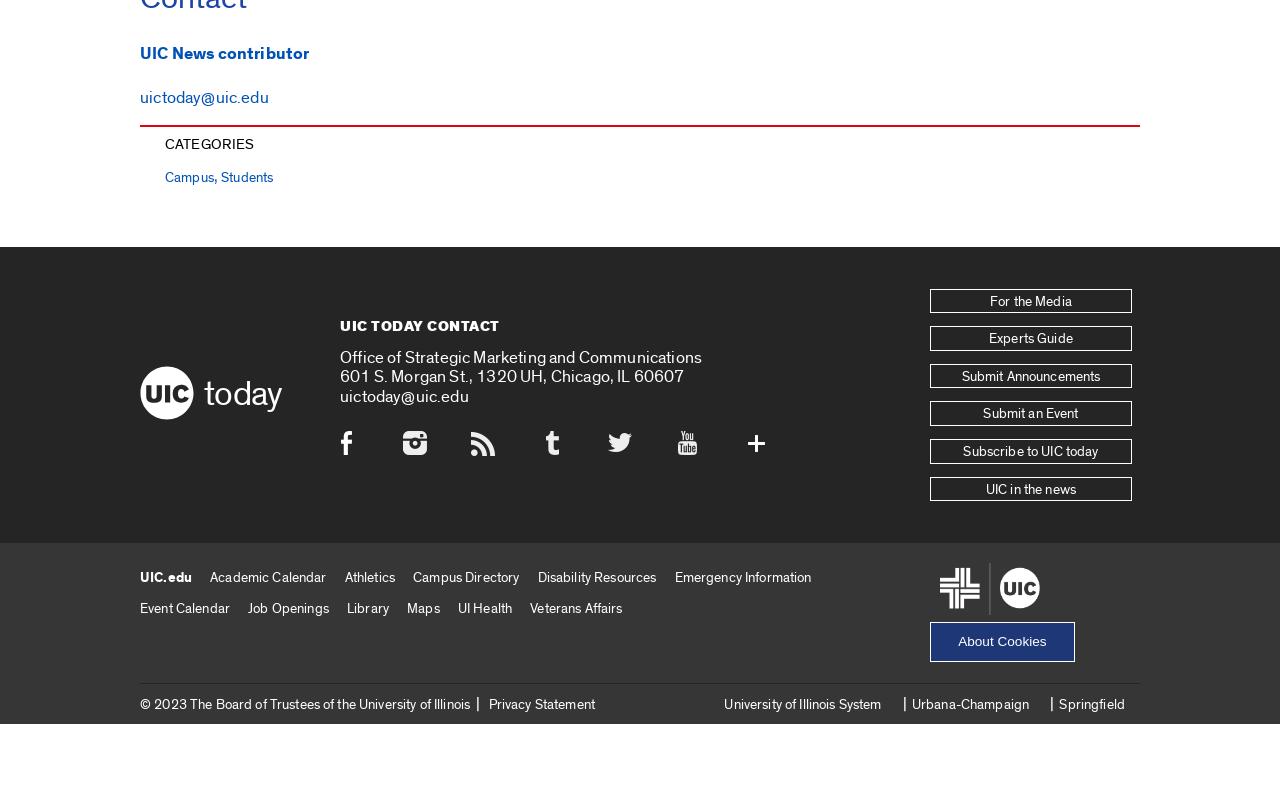 The width and height of the screenshot is (1280, 787). What do you see at coordinates (139, 576) in the screenshot?
I see `'UIC.edu'` at bounding box center [139, 576].